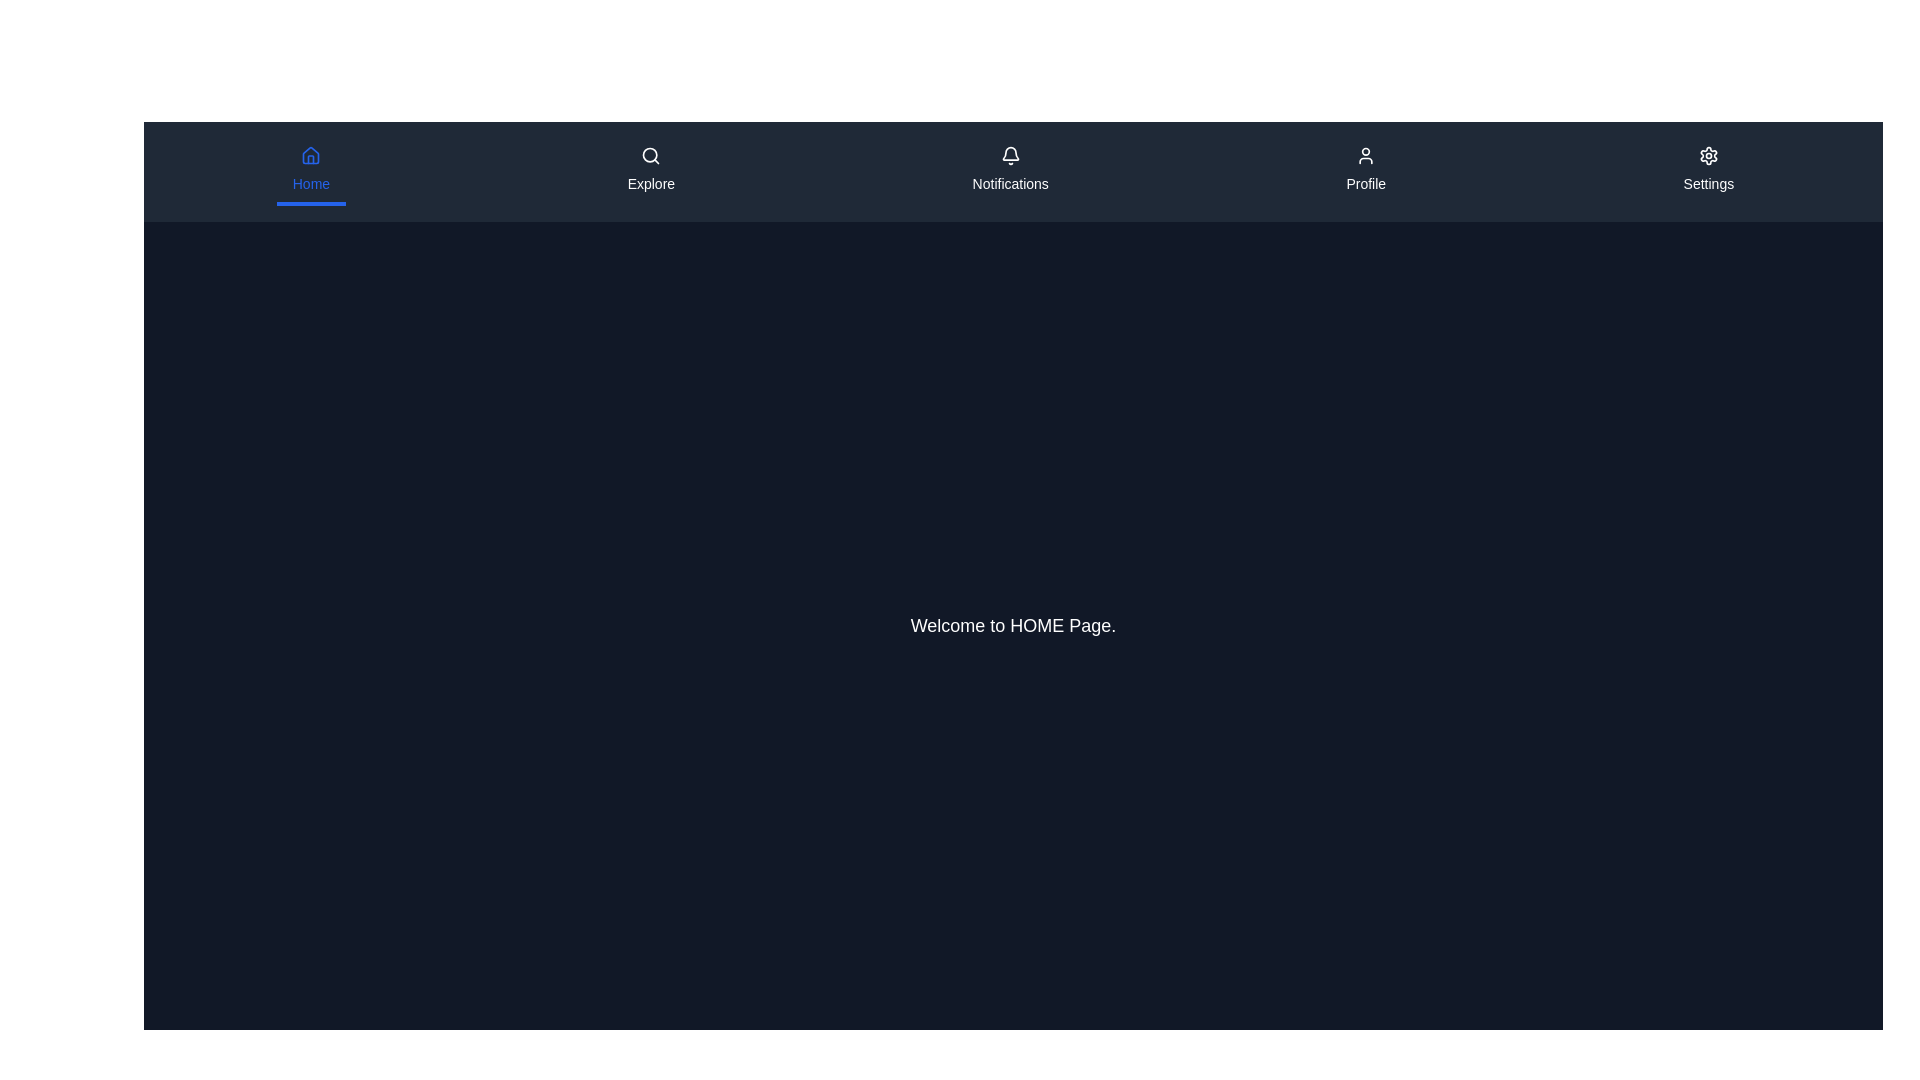 Image resolution: width=1920 pixels, height=1080 pixels. I want to click on the notification icon, which is part of the top navigation bar and indicates new notifications to the user, so click(1010, 152).